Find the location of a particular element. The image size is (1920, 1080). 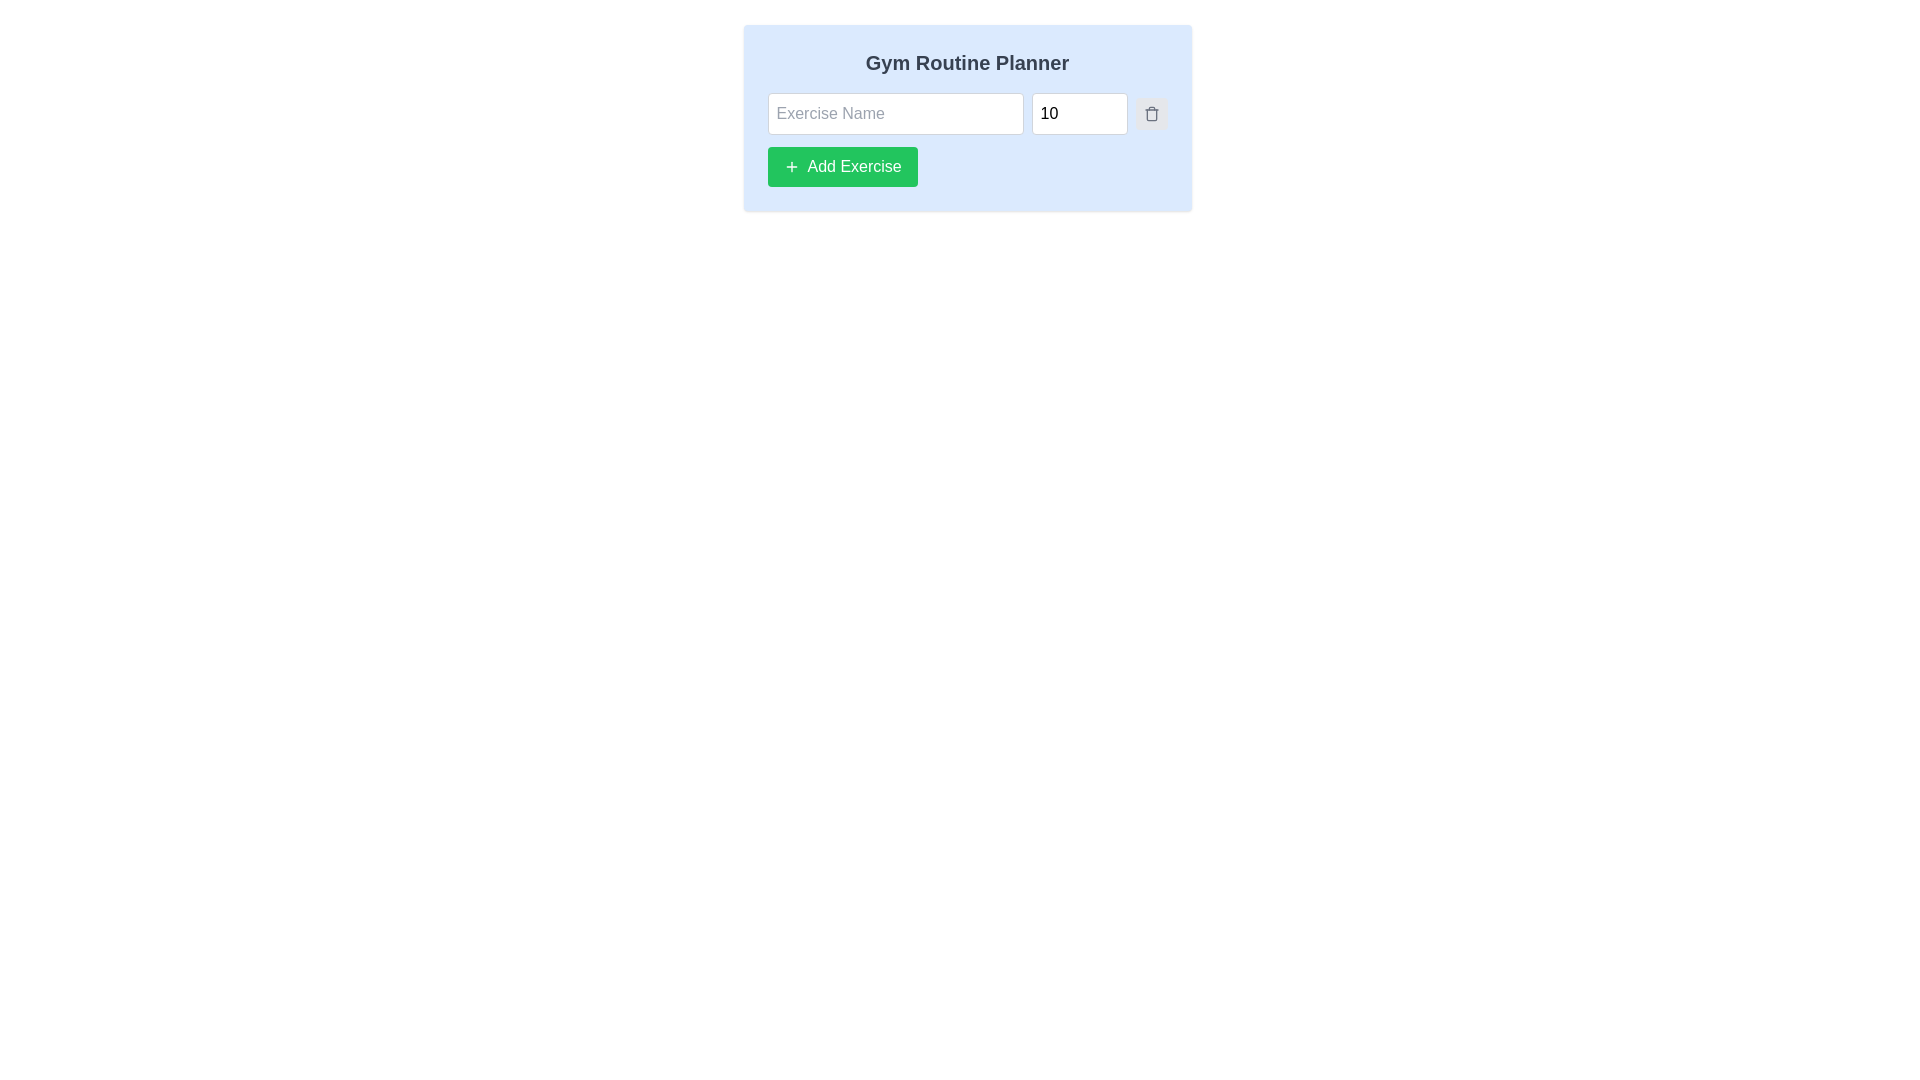

the trash bin icon inside the interactive button located at the upper-right corner of the form, which has a gray background that turns red upon hover is located at coordinates (1151, 114).